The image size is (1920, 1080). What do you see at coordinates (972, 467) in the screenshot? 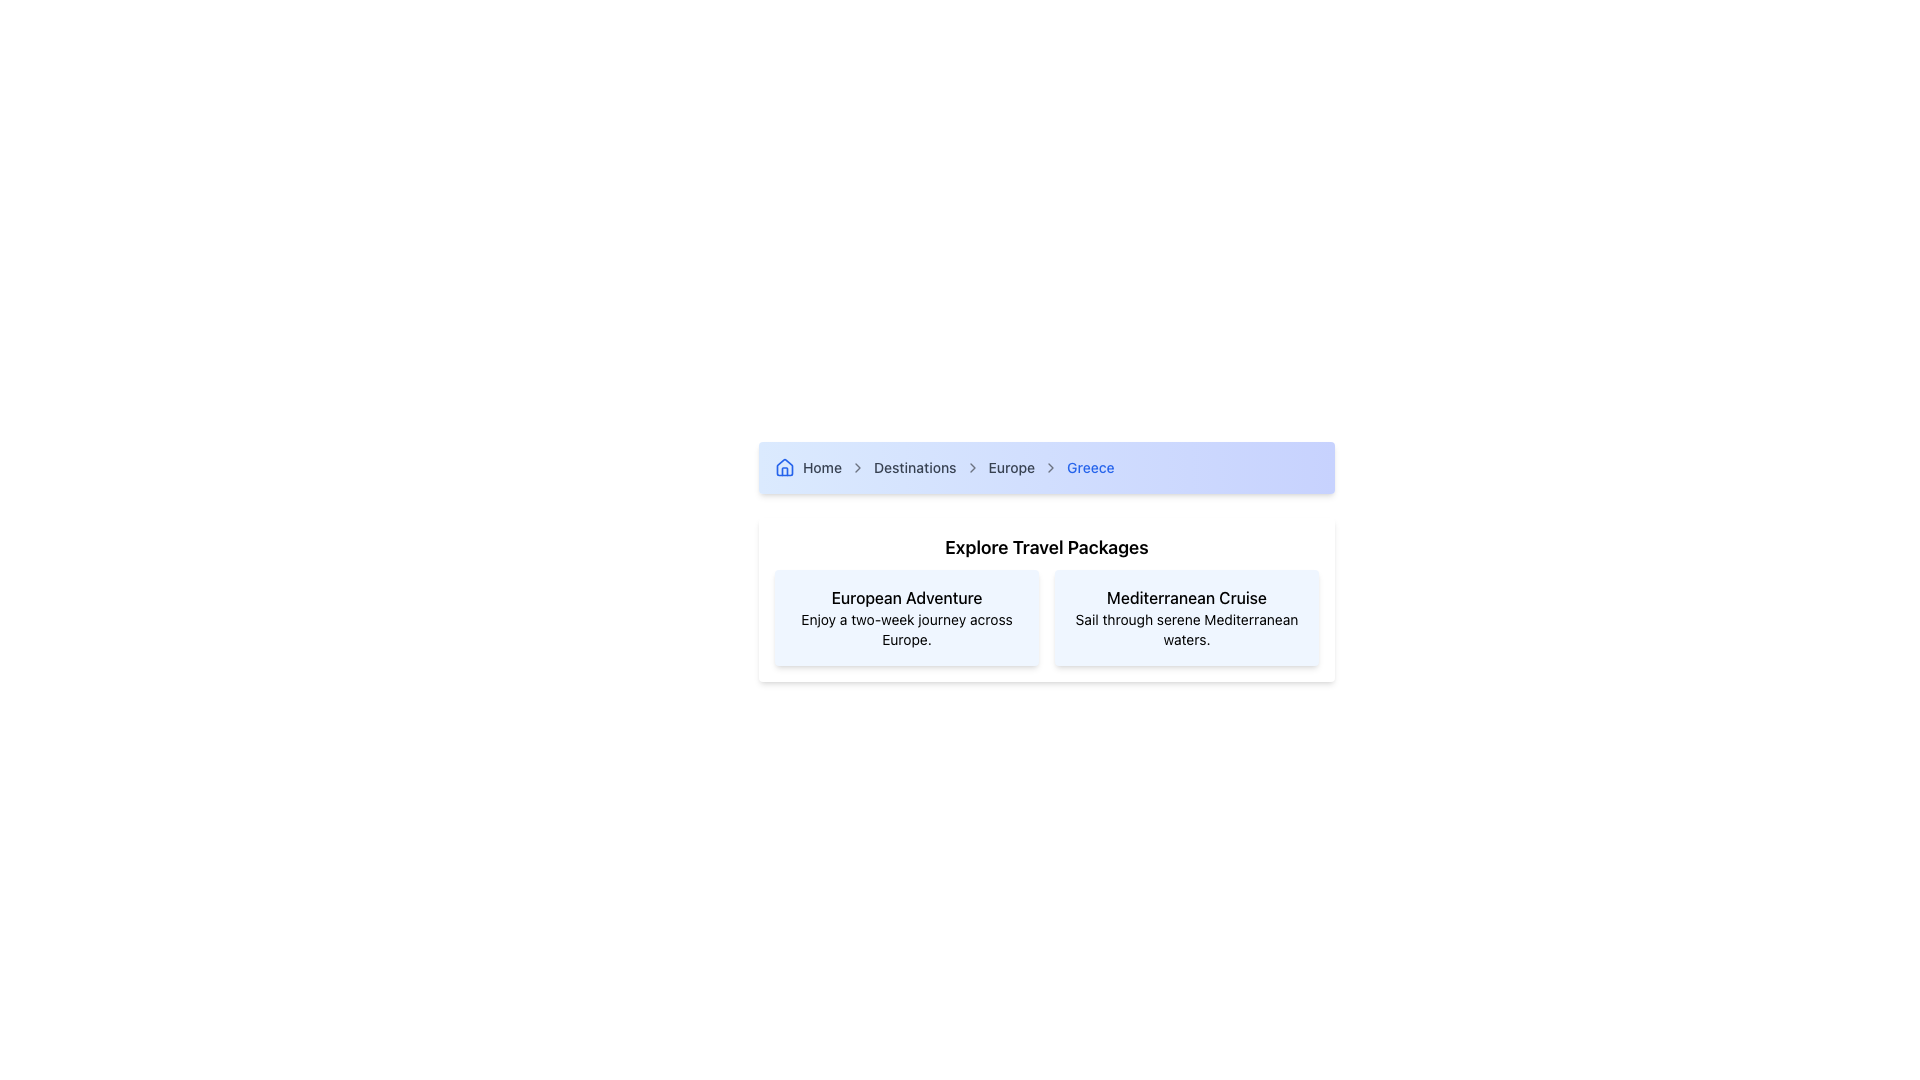
I see `the third right-facing arrow icon in the breadcrumb navigation bar, which is styled with rounded edges and a gray stroke, serving as a separator between 'Destinations' and 'Europe'` at bounding box center [972, 467].